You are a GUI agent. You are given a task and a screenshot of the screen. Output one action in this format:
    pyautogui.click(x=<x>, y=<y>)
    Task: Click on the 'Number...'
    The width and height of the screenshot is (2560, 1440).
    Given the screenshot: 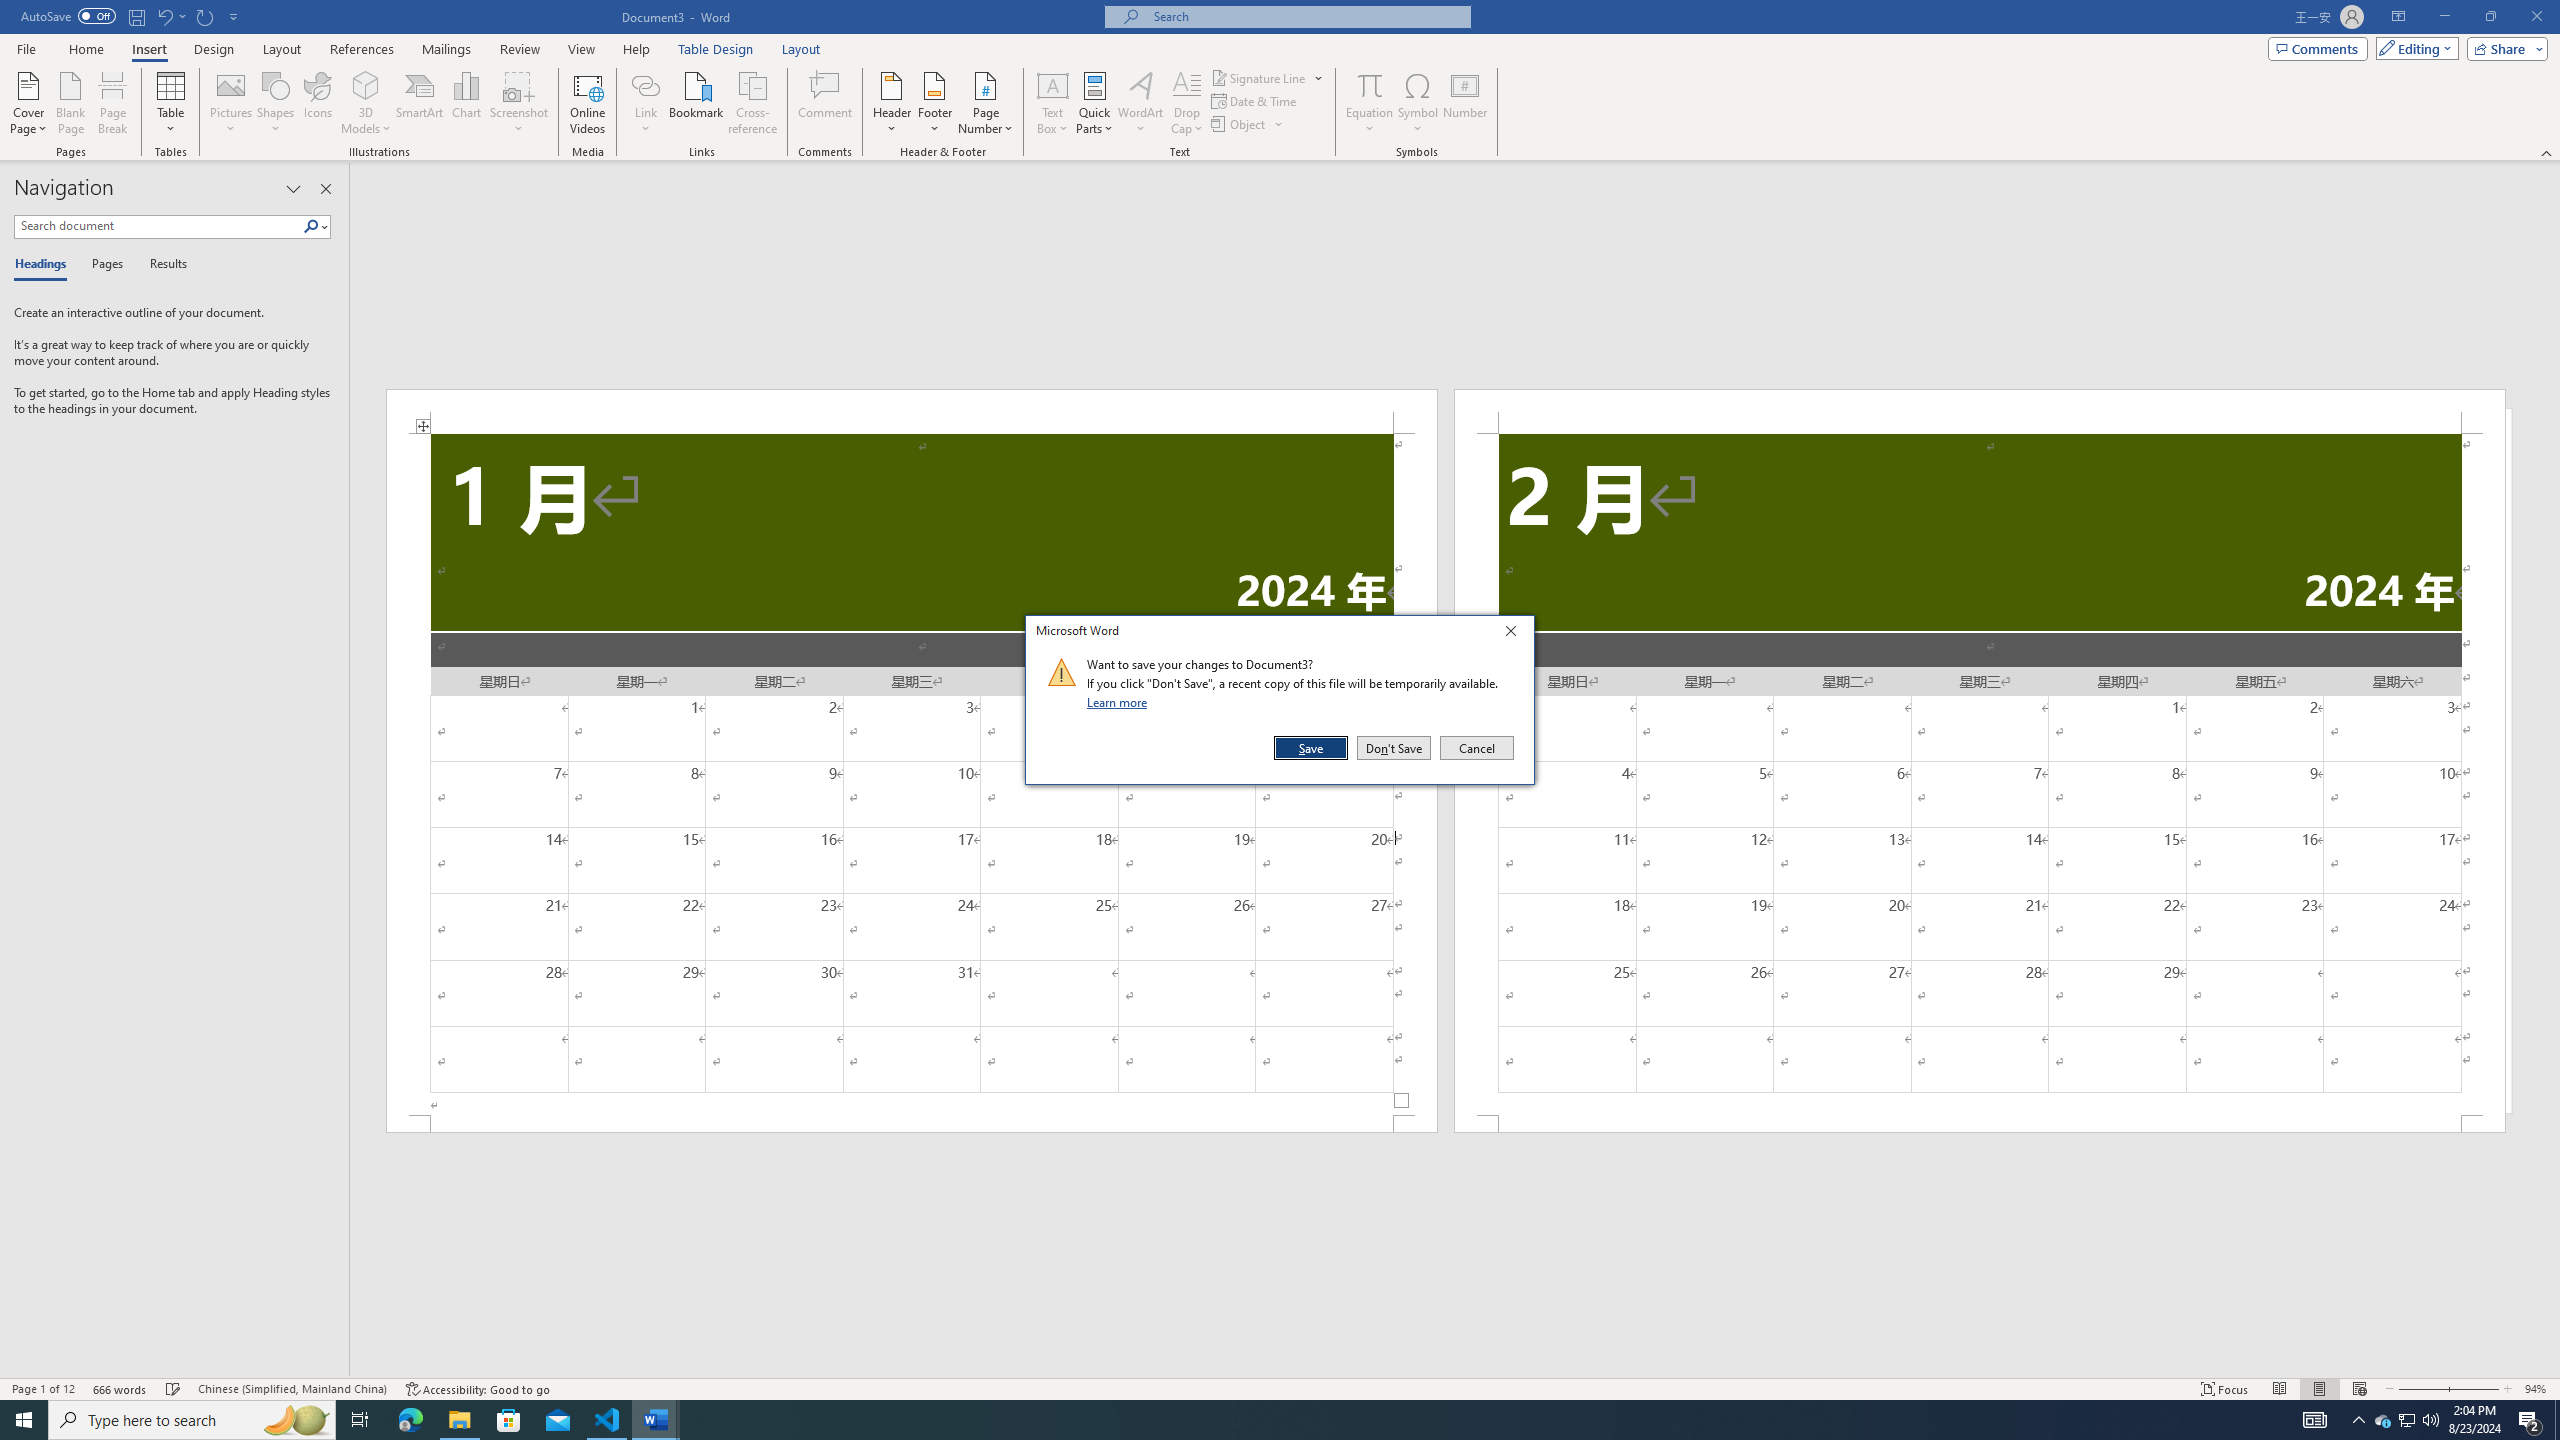 What is the action you would take?
    pyautogui.click(x=1464, y=103)
    